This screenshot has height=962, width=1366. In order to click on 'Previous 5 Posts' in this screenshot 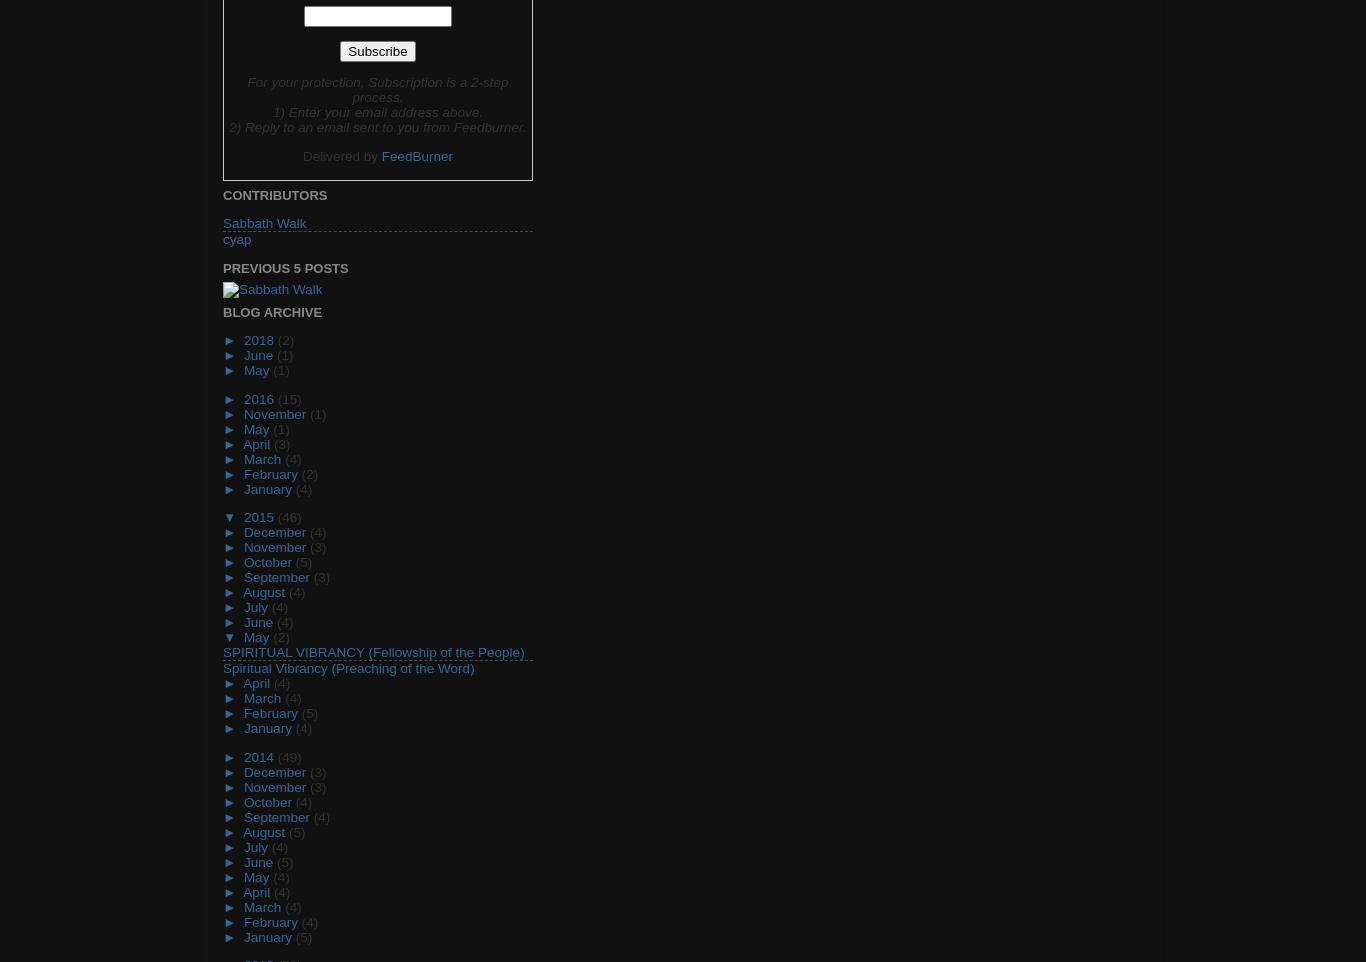, I will do `click(285, 267)`.